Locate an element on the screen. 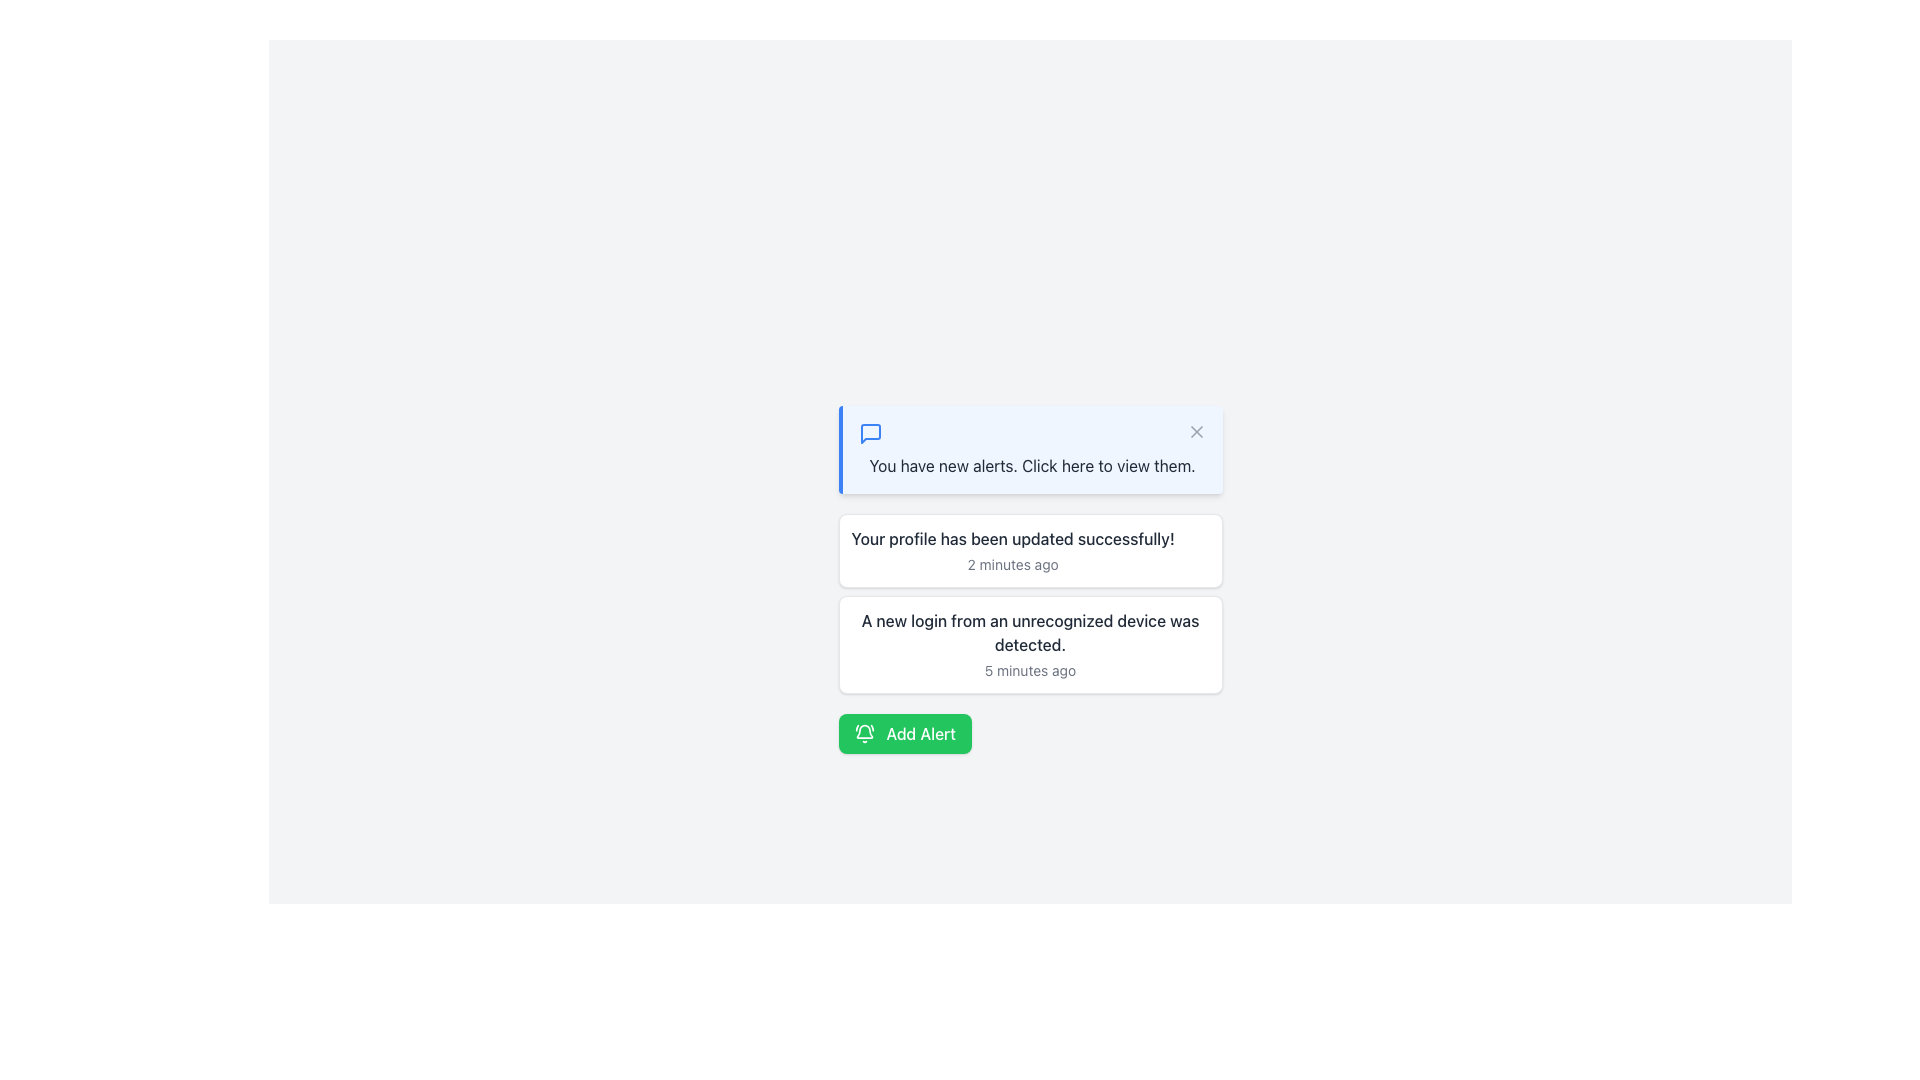  the blue speech bubble icon located in the upper left corner of the first notification box in the vertical list of notifications is located at coordinates (870, 433).